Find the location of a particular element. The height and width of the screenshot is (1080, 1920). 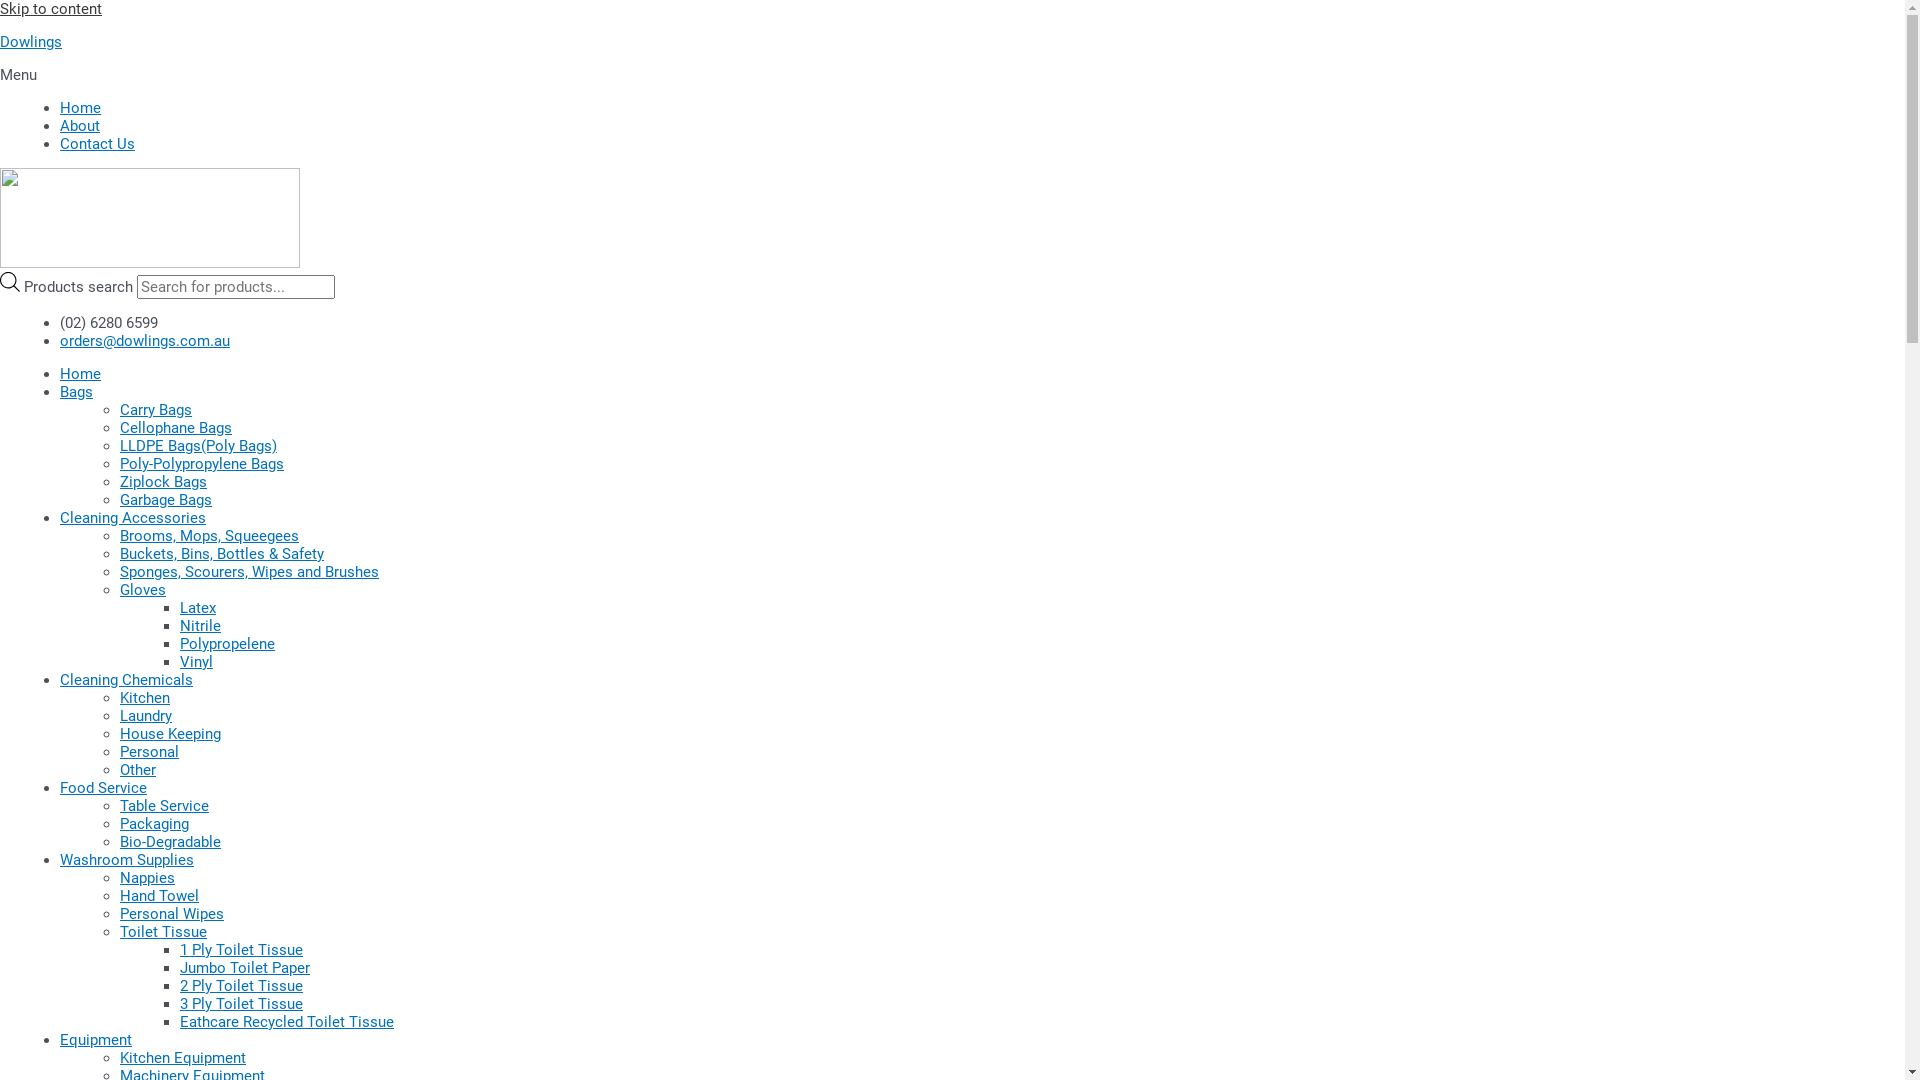

'Personal' is located at coordinates (119, 752).